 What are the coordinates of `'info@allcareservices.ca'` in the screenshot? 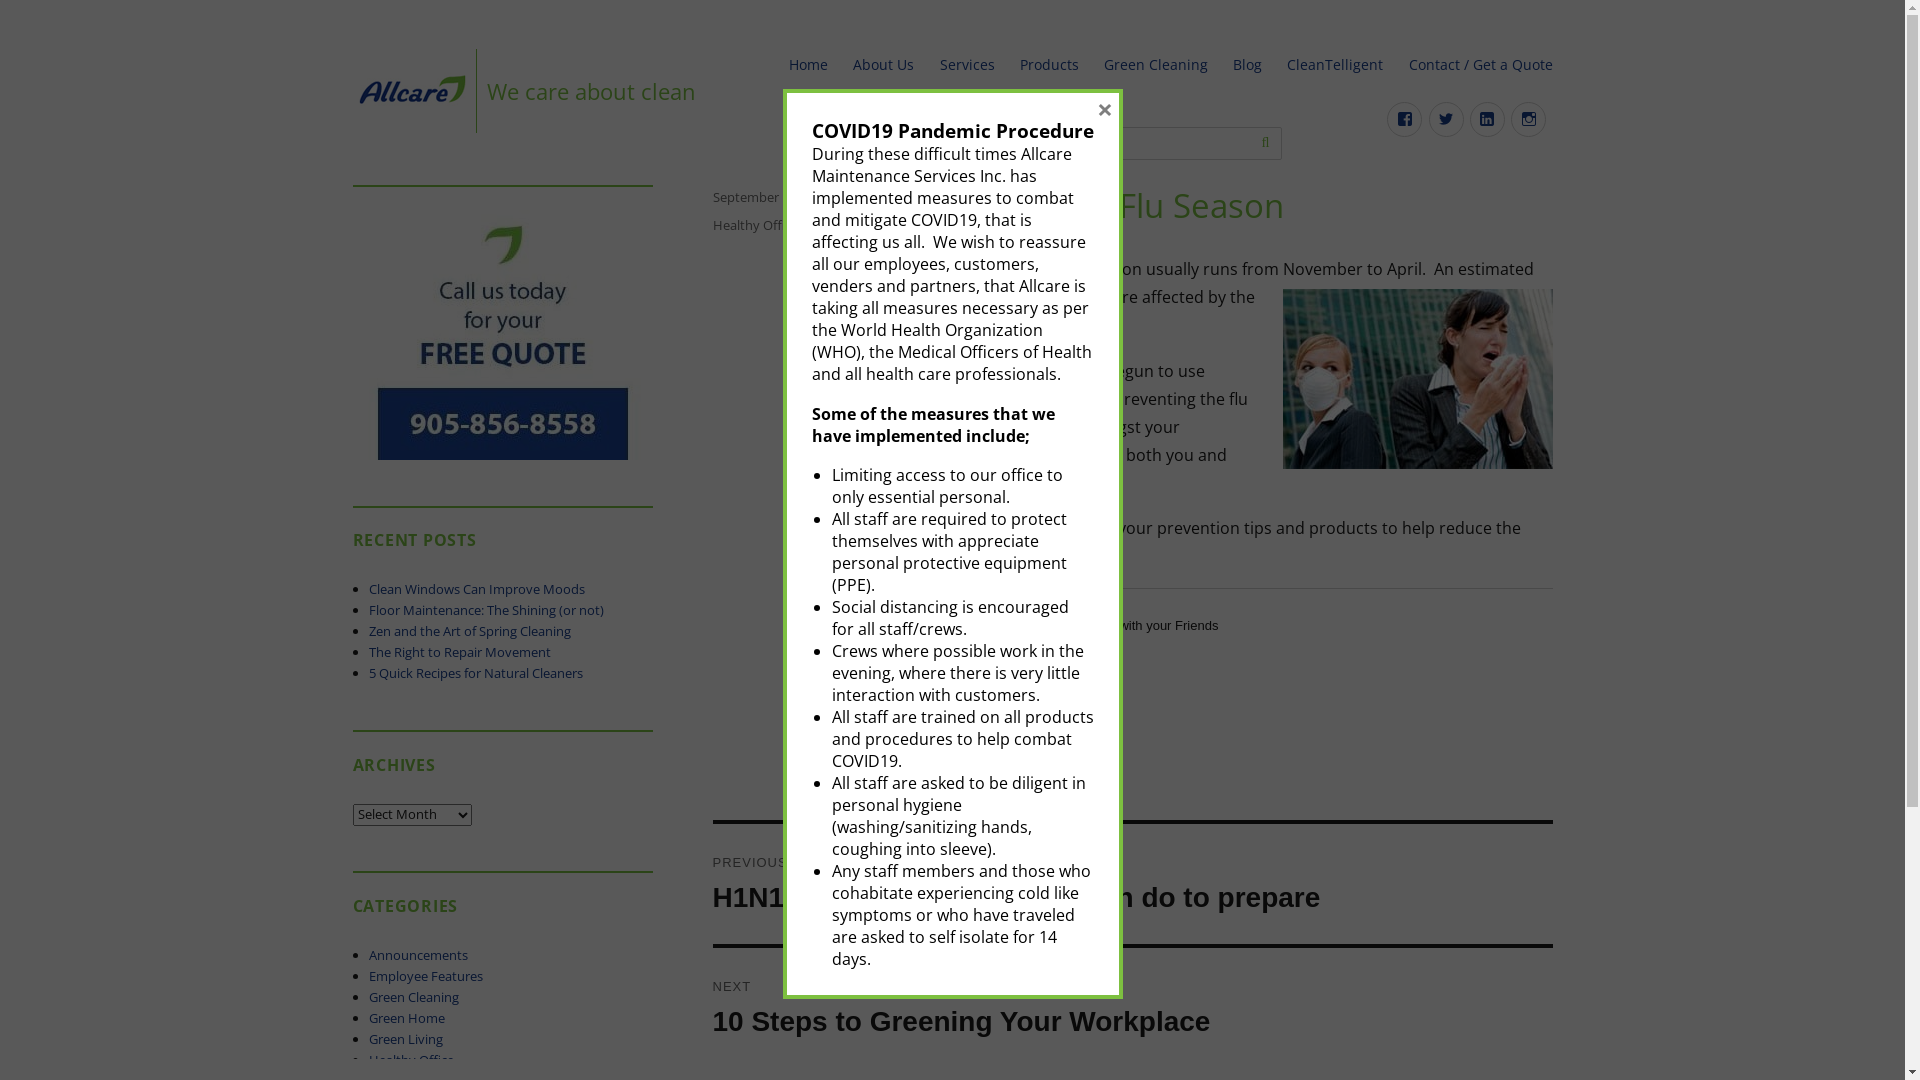 It's located at (971, 142).